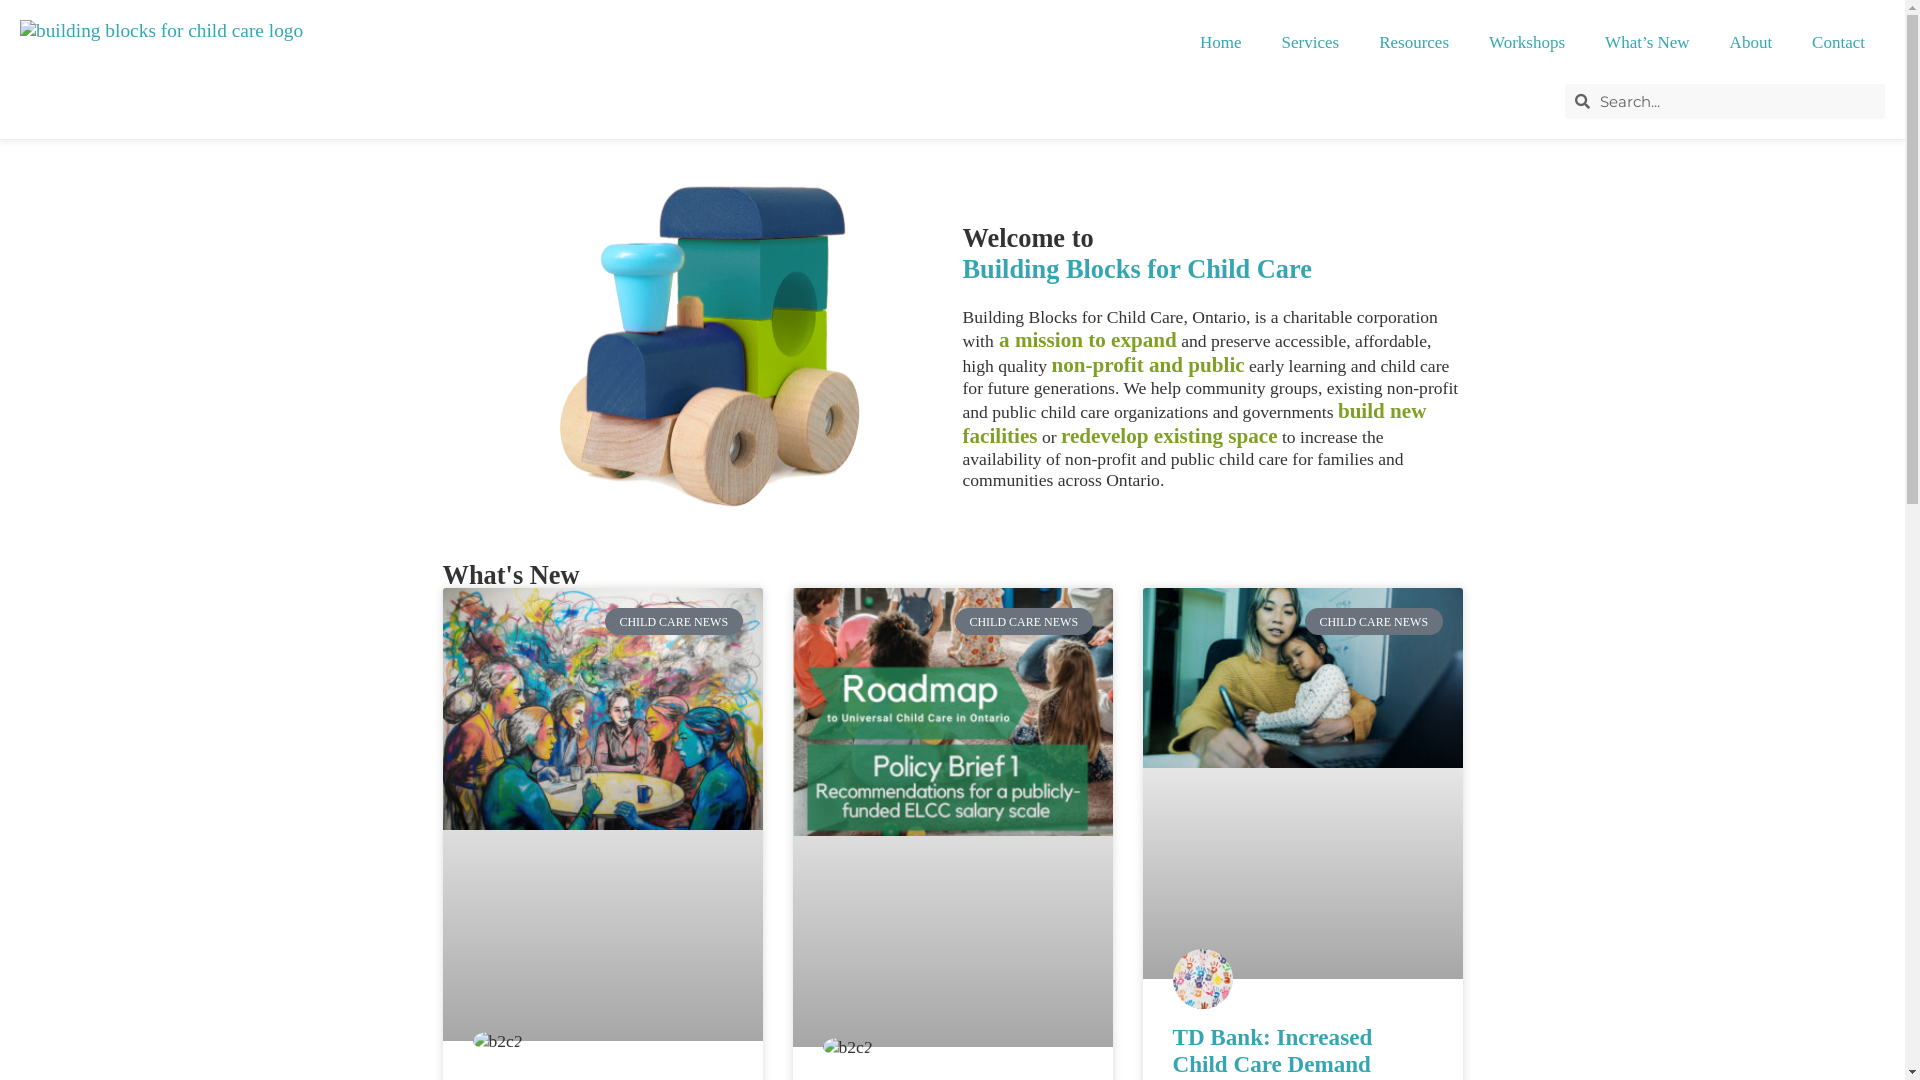 The image size is (1920, 1080). I want to click on 'Workshops', so click(1525, 42).